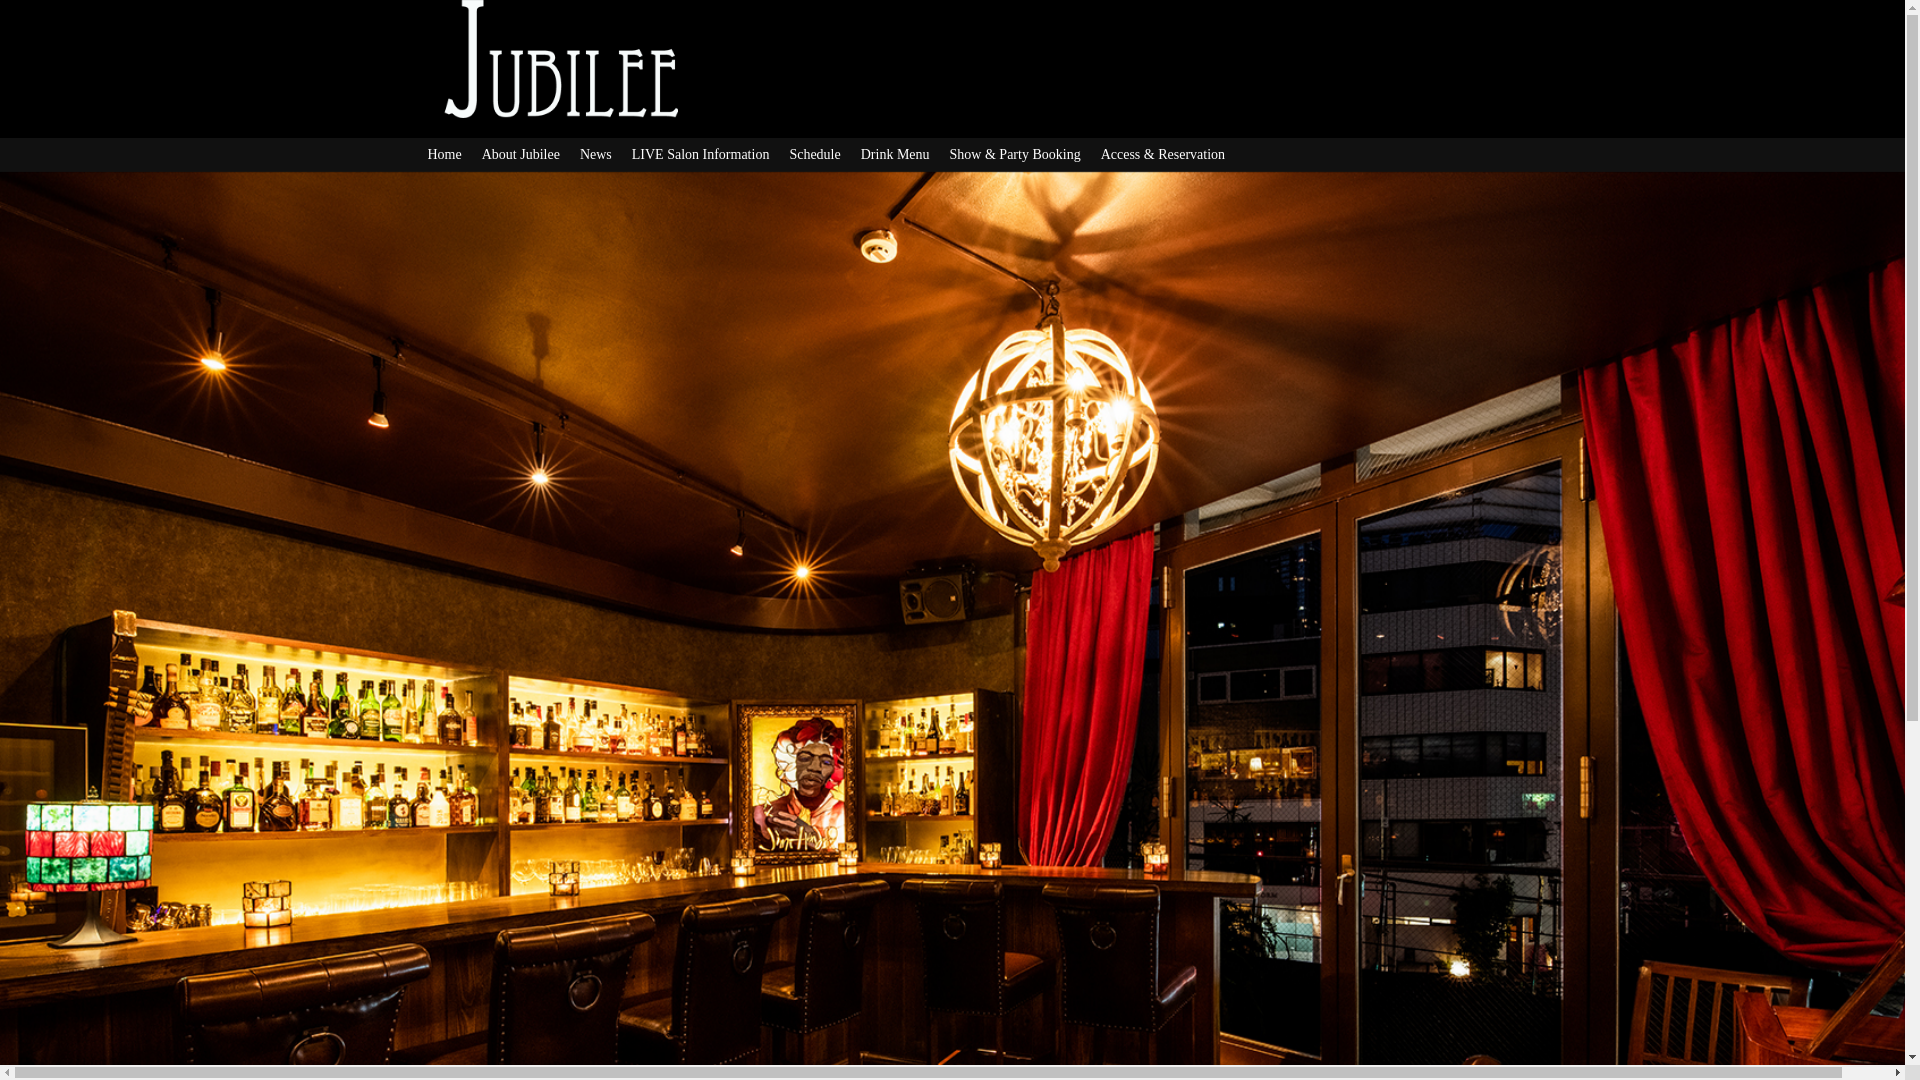 The width and height of the screenshot is (1920, 1080). I want to click on 'Show & Party Booking', so click(949, 153).